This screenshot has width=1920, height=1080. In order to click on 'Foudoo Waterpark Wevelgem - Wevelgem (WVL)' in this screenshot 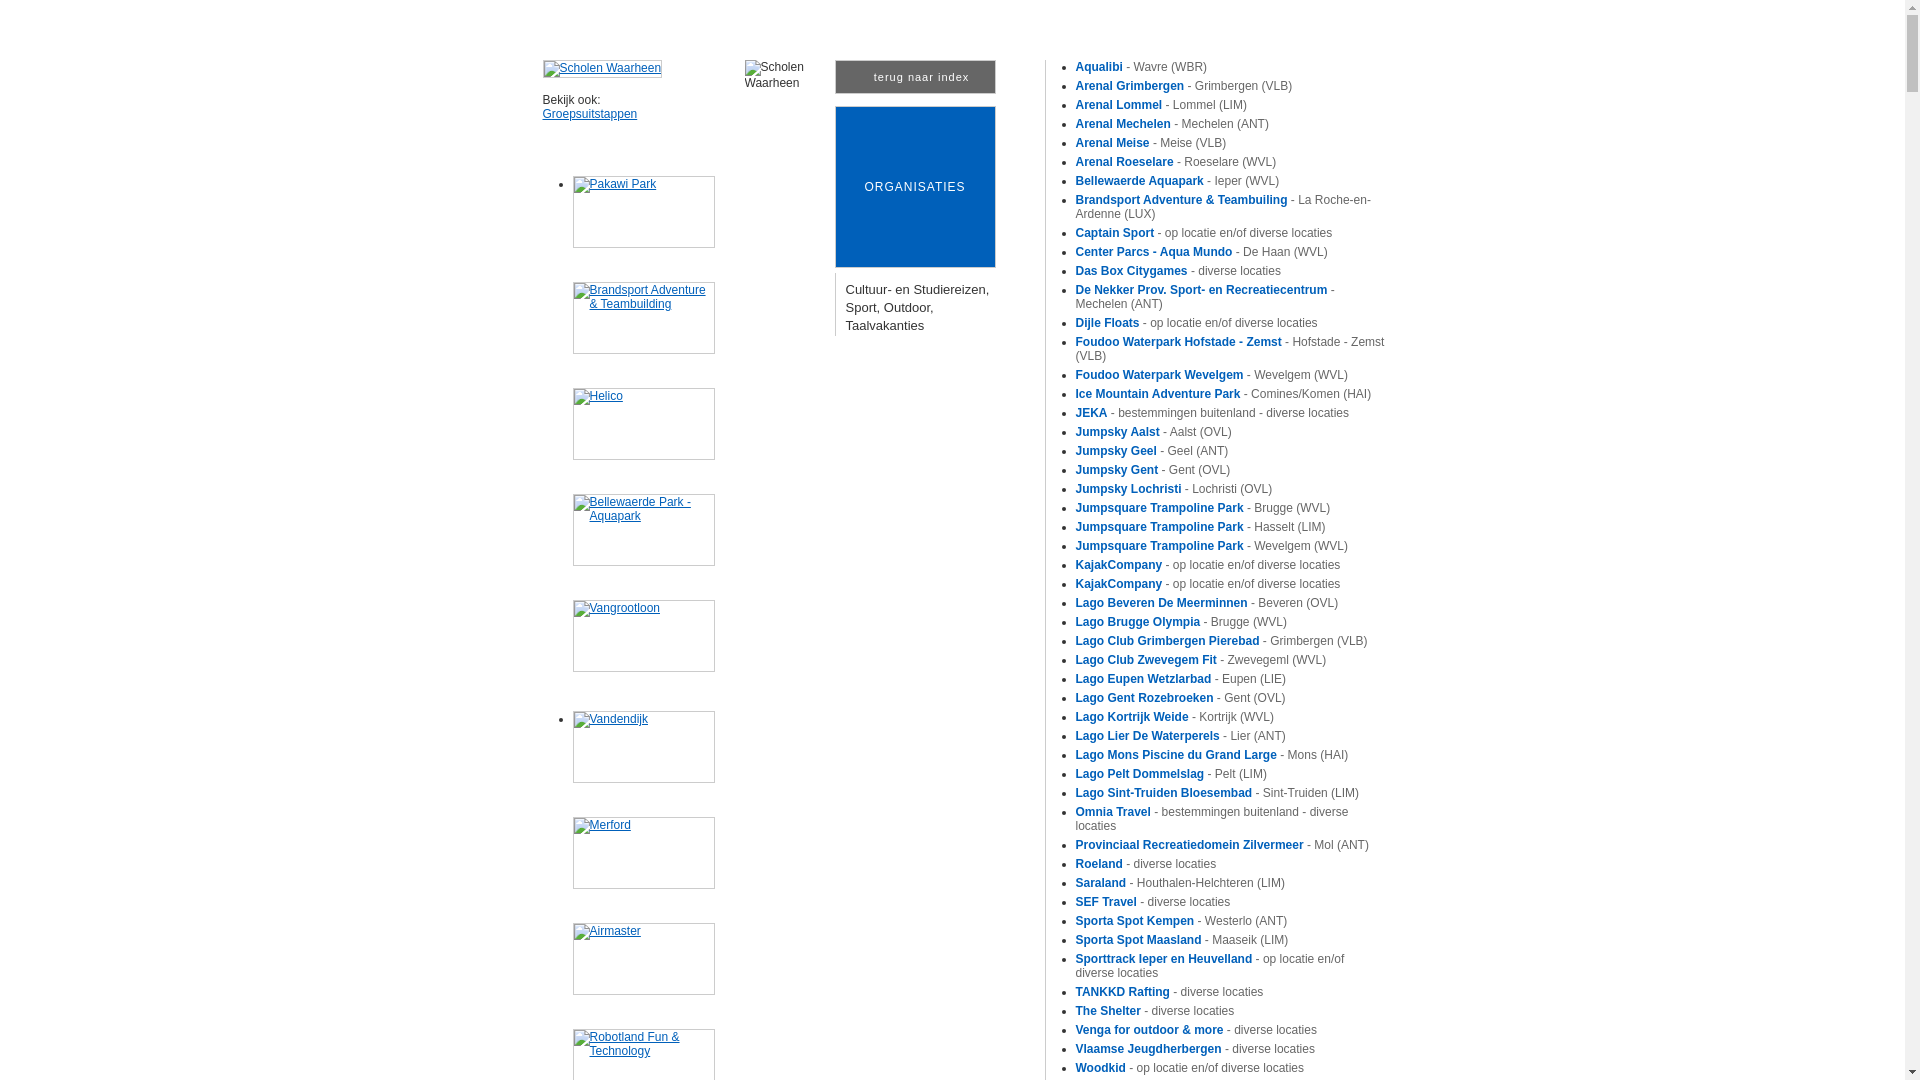, I will do `click(1074, 374)`.